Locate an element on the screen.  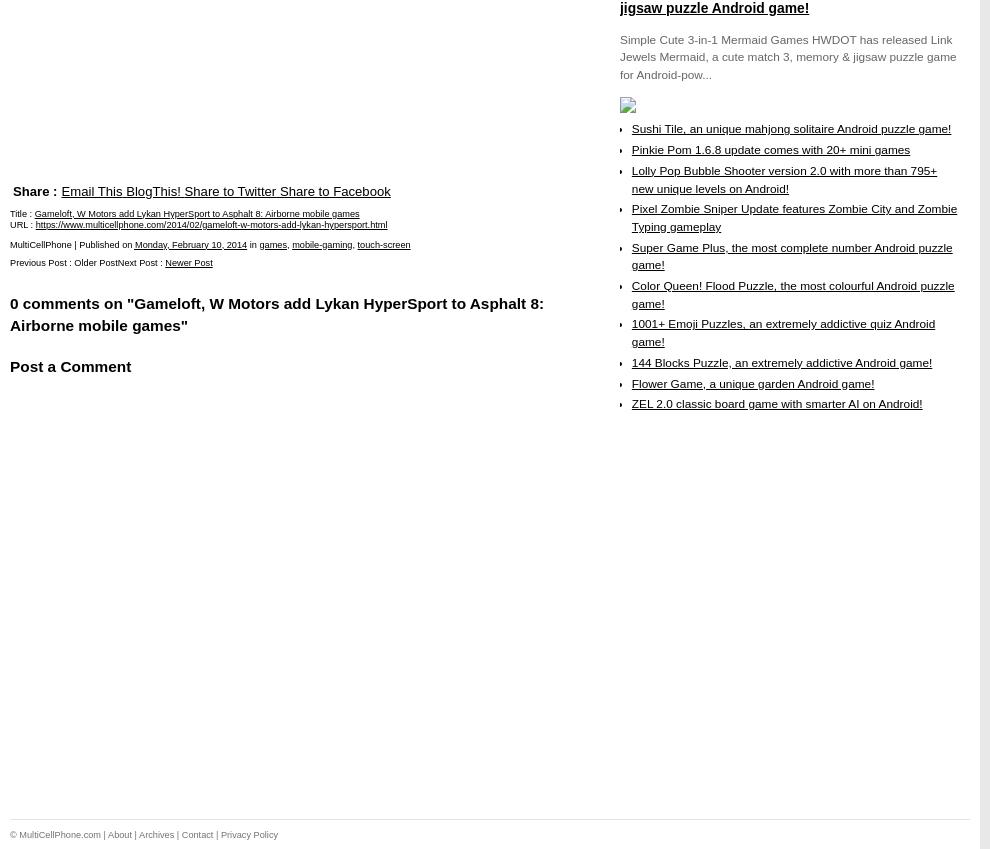
'Post a Comment' is located at coordinates (70, 365).